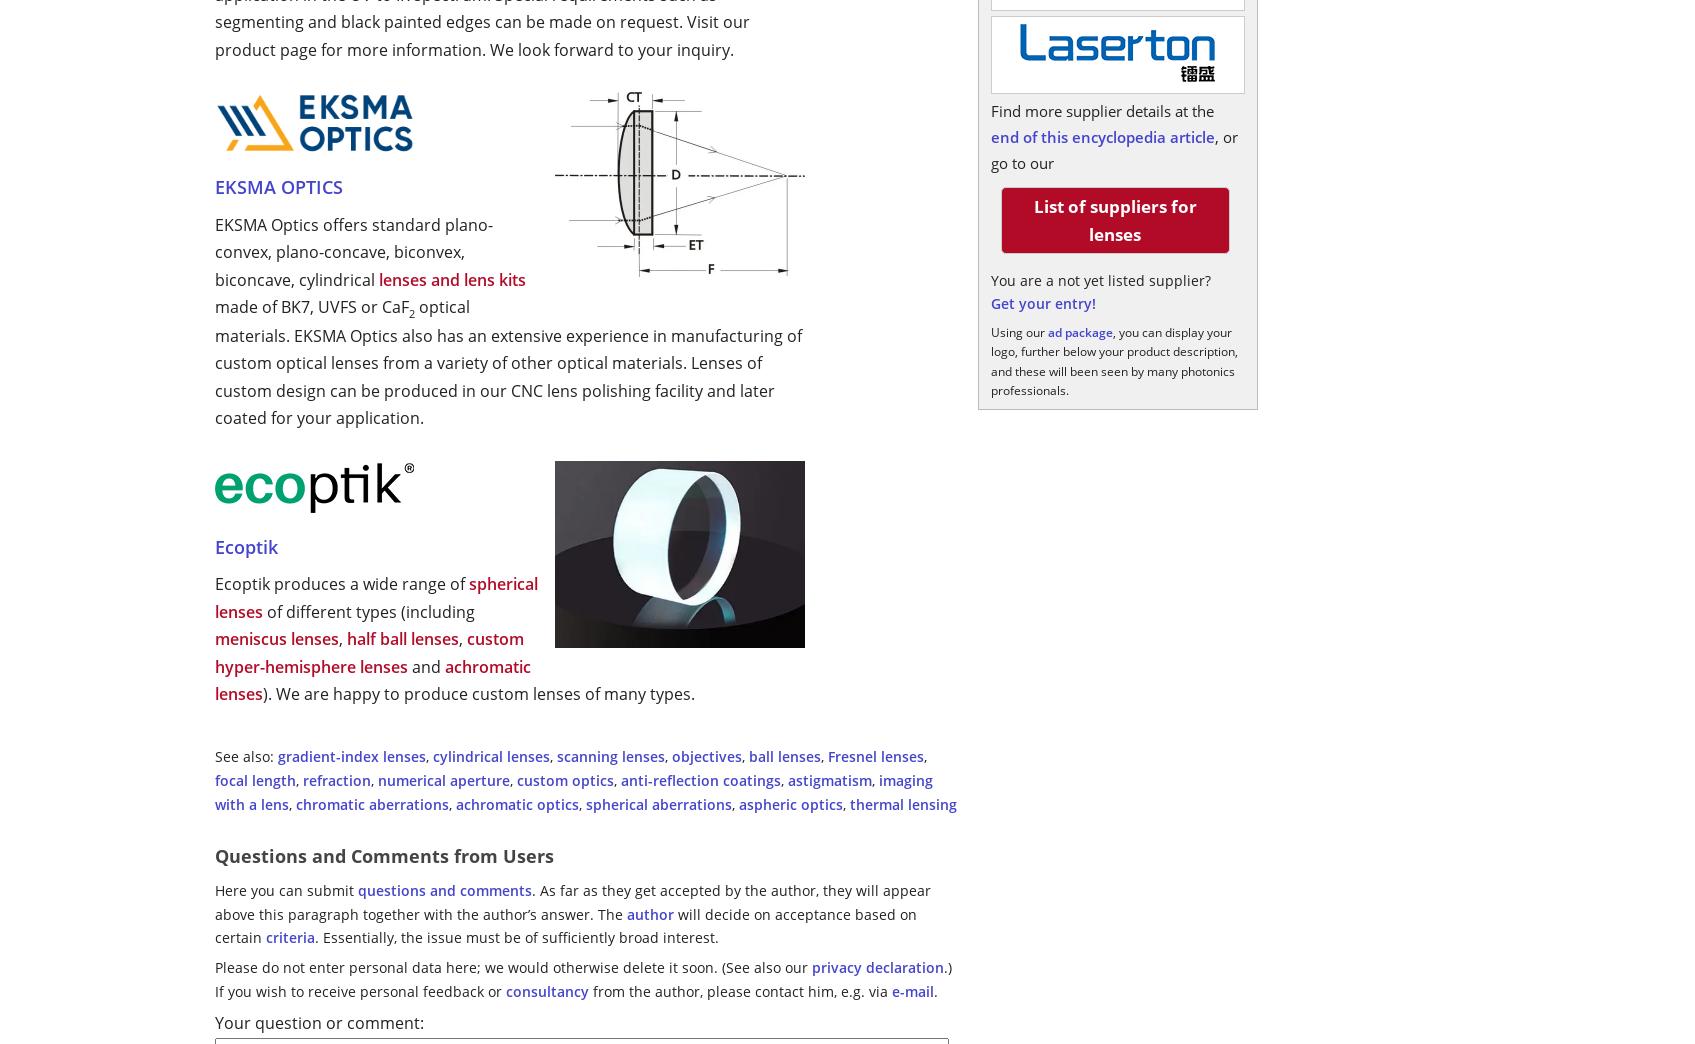  Describe the element at coordinates (672, 755) in the screenshot. I see `'objectives'` at that location.